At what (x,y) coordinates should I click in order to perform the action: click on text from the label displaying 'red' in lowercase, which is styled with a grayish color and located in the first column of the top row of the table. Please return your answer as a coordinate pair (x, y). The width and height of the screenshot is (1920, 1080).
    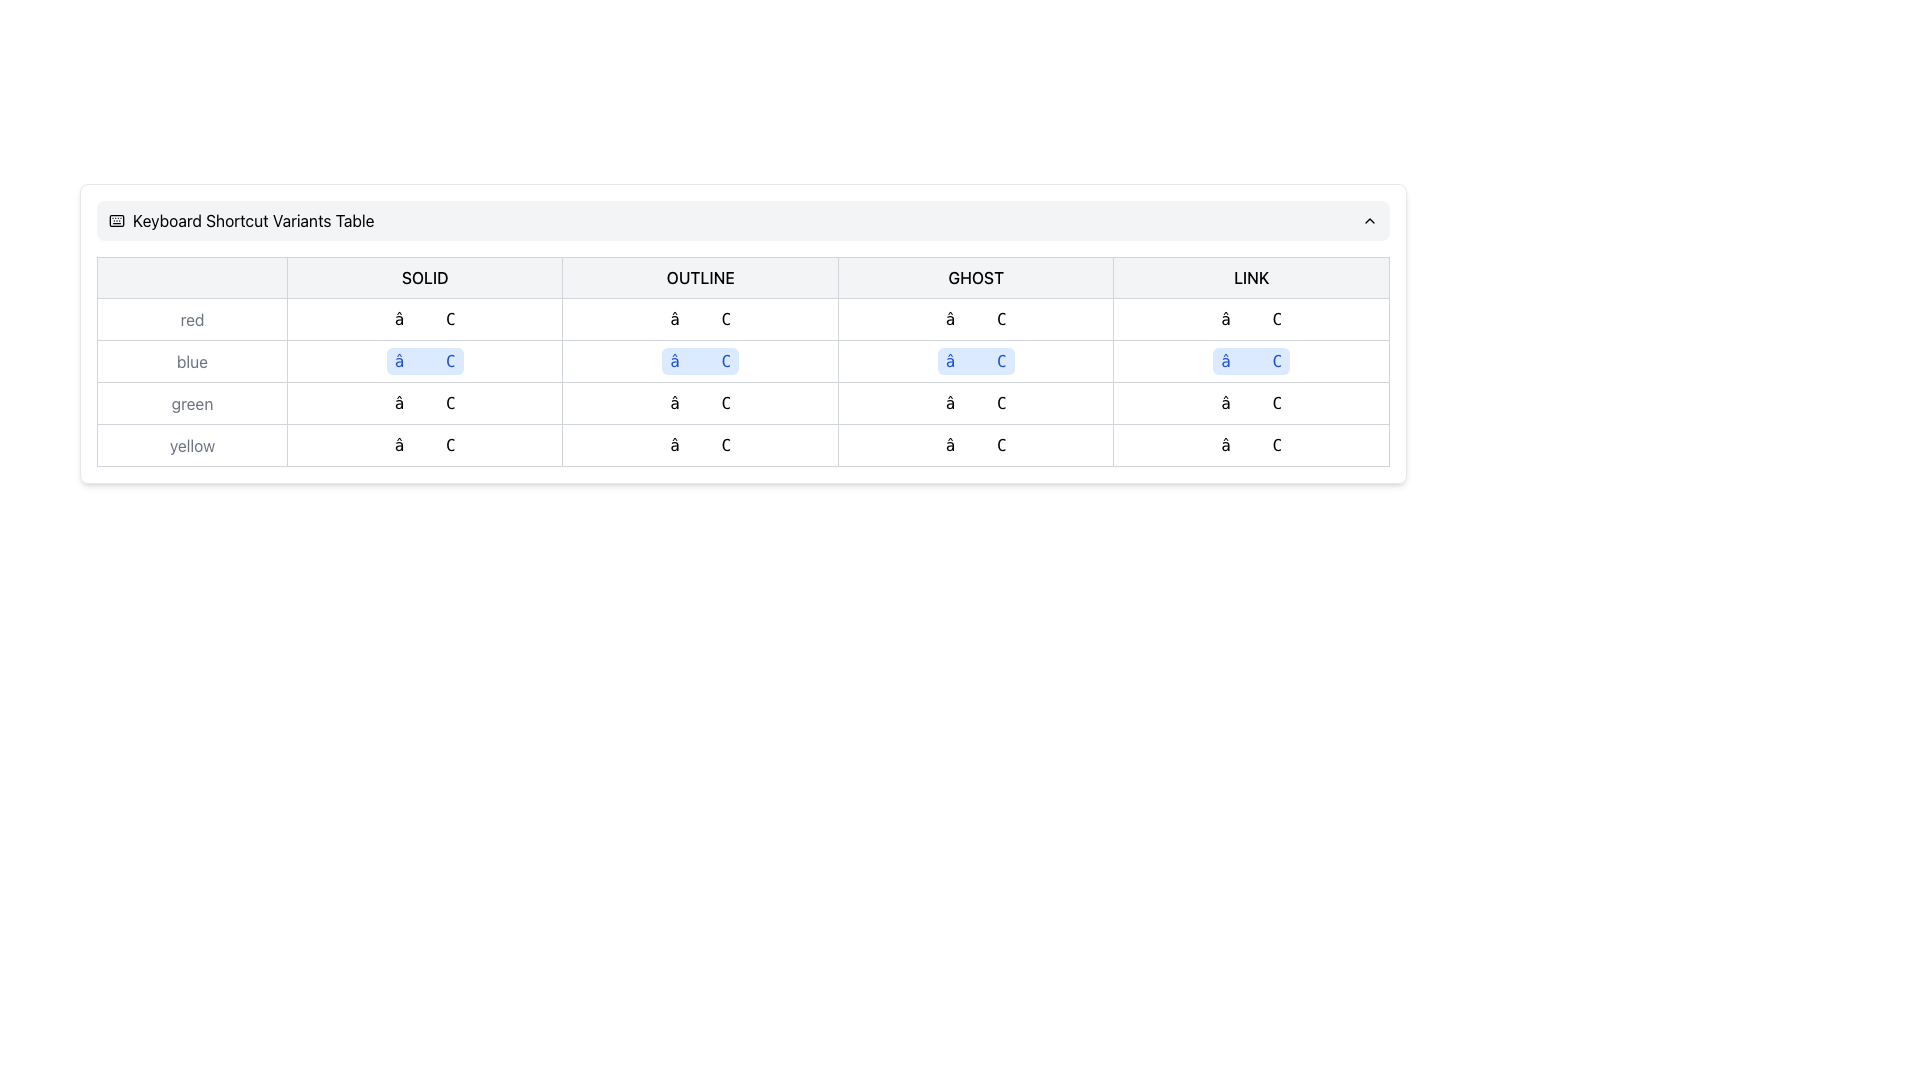
    Looking at the image, I should click on (192, 318).